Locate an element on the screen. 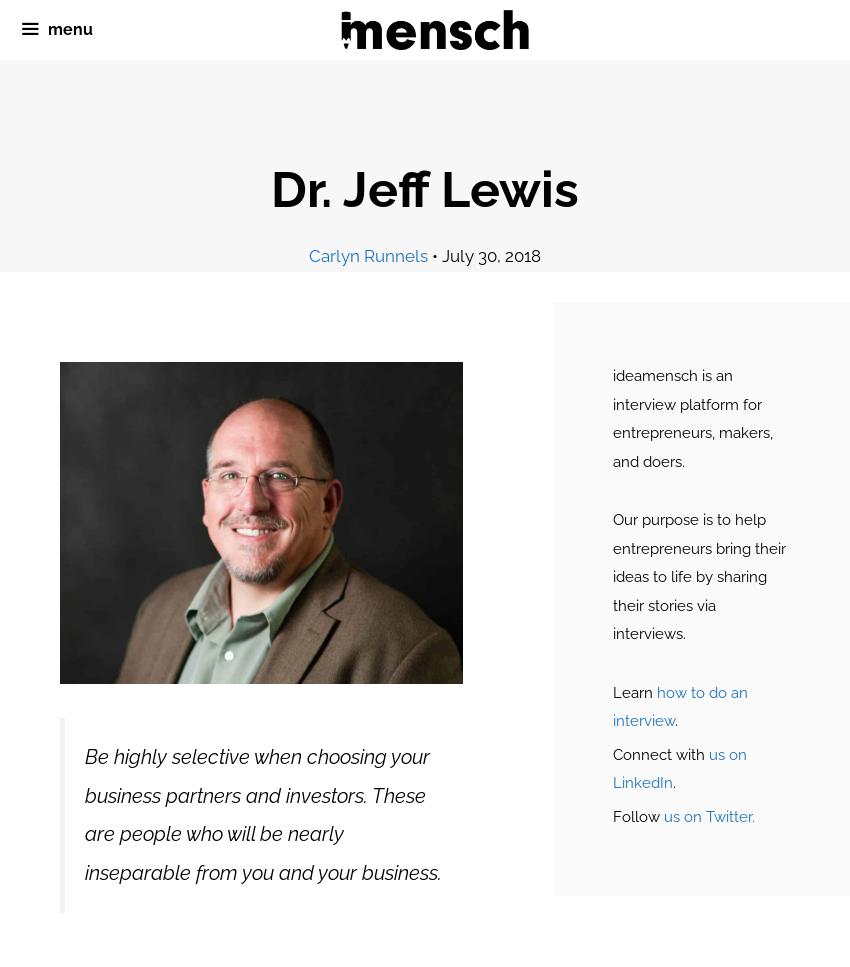 The height and width of the screenshot is (967, 850). 'Connect with' is located at coordinates (611, 753).